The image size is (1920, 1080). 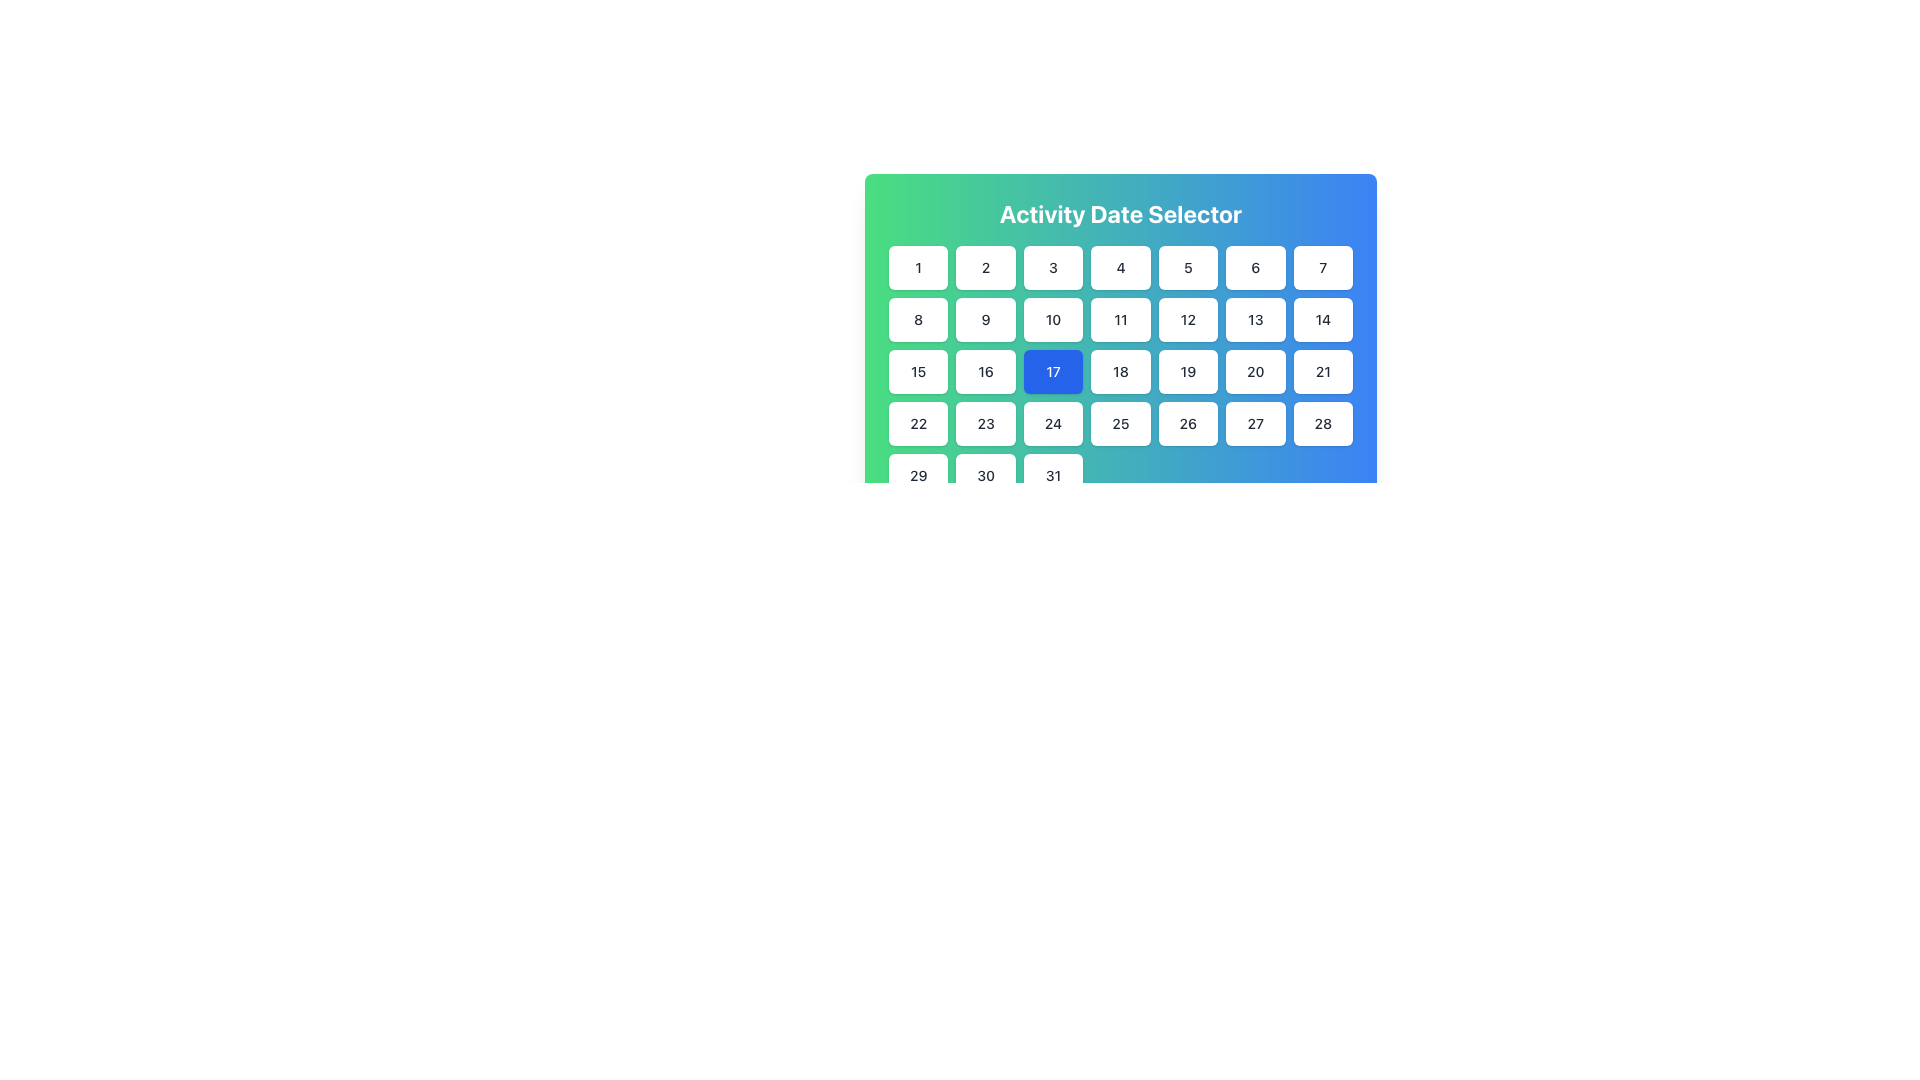 What do you see at coordinates (1323, 319) in the screenshot?
I see `the selectable date button '14' in the calendar interface` at bounding box center [1323, 319].